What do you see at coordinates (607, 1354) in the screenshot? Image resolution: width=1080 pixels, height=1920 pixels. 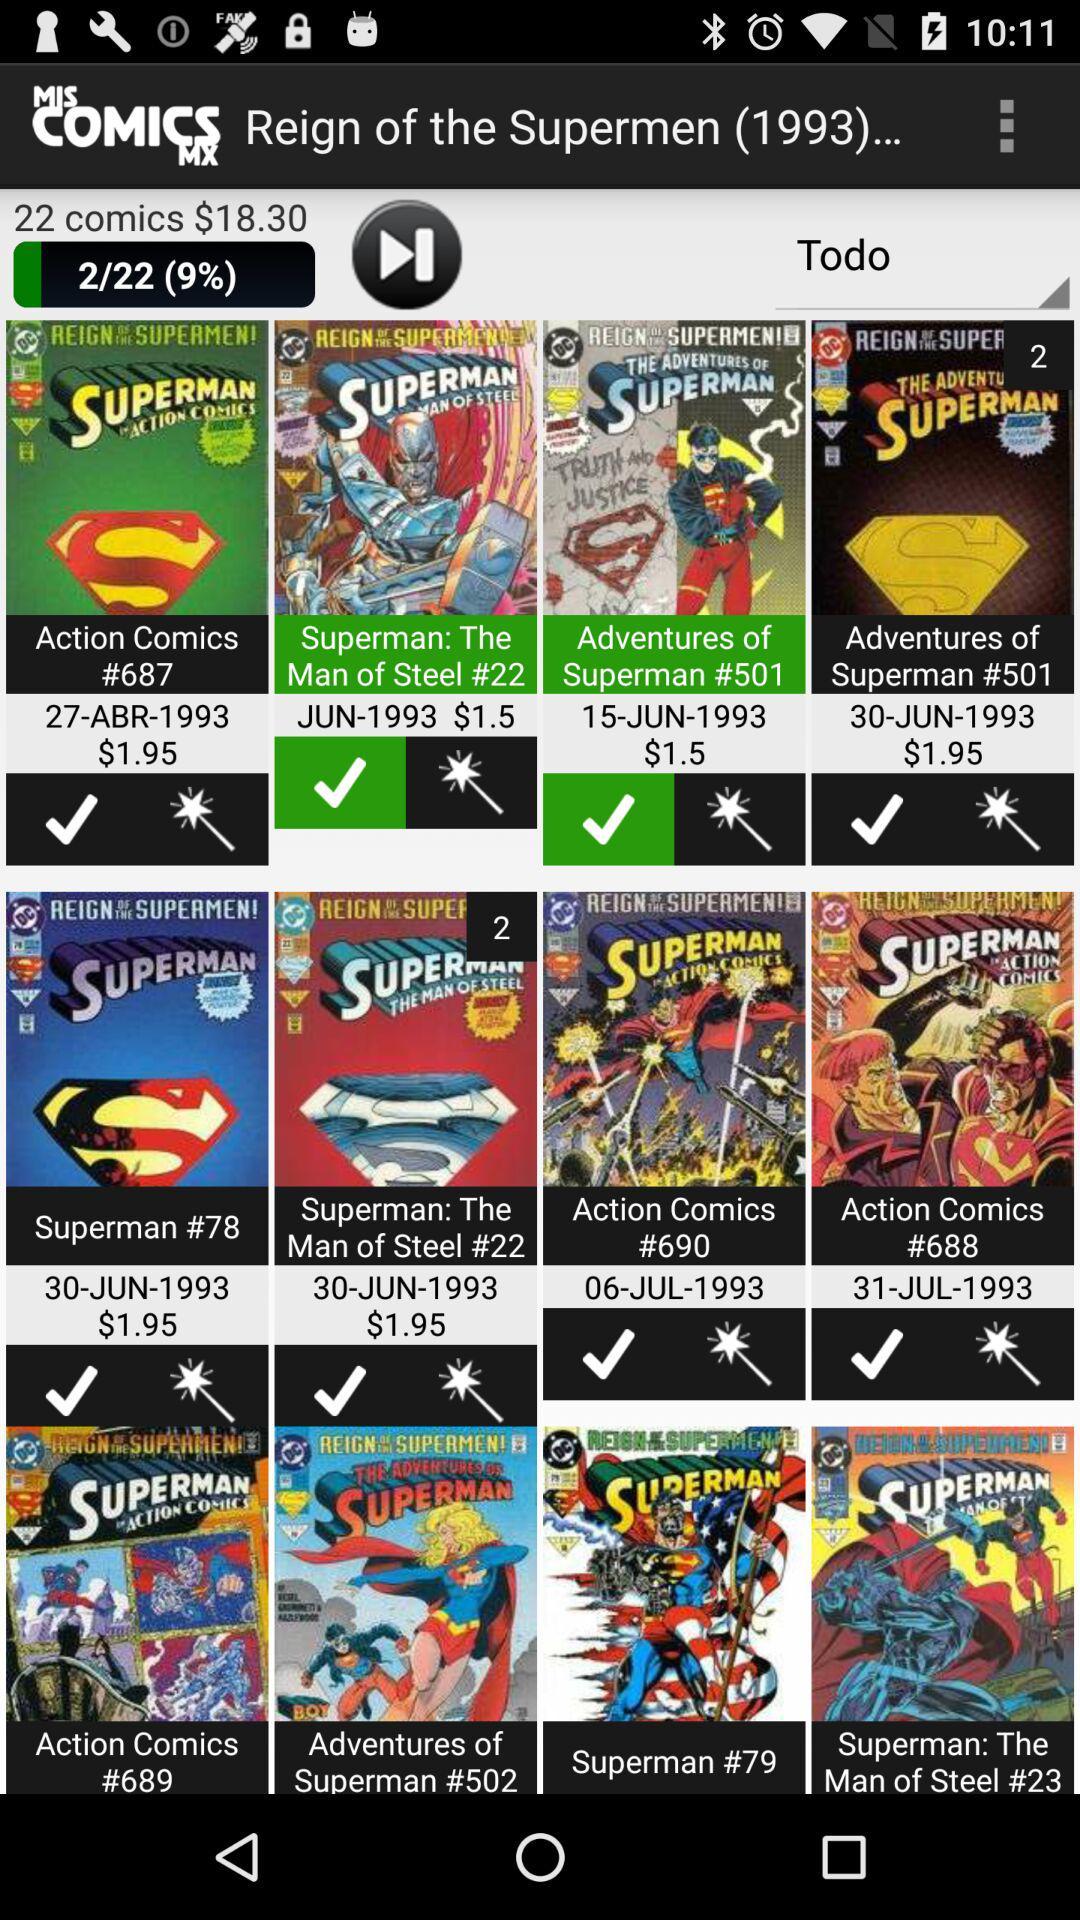 I see `comic` at bounding box center [607, 1354].